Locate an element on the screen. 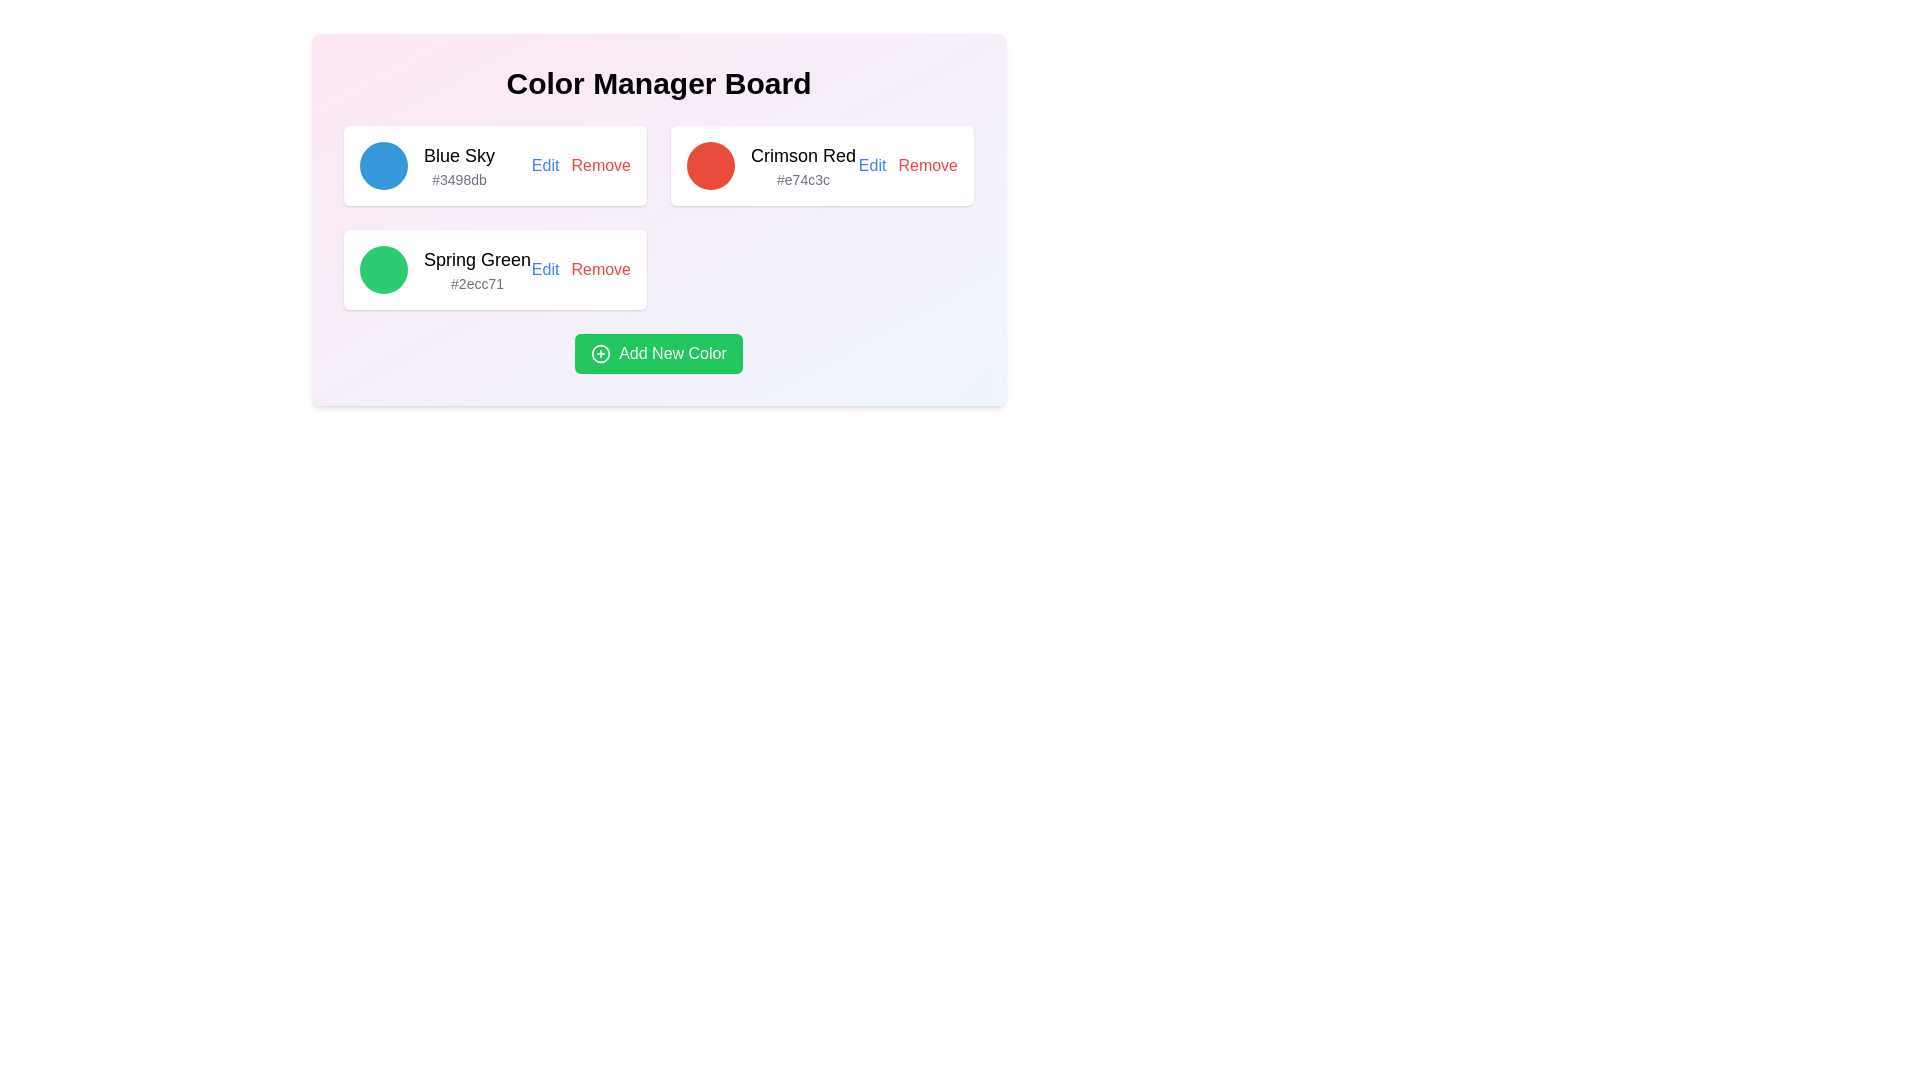 Image resolution: width=1920 pixels, height=1080 pixels. the second color entry labeled 'Color entry with text and circular icon' in the Color Manager Board is located at coordinates (770, 164).